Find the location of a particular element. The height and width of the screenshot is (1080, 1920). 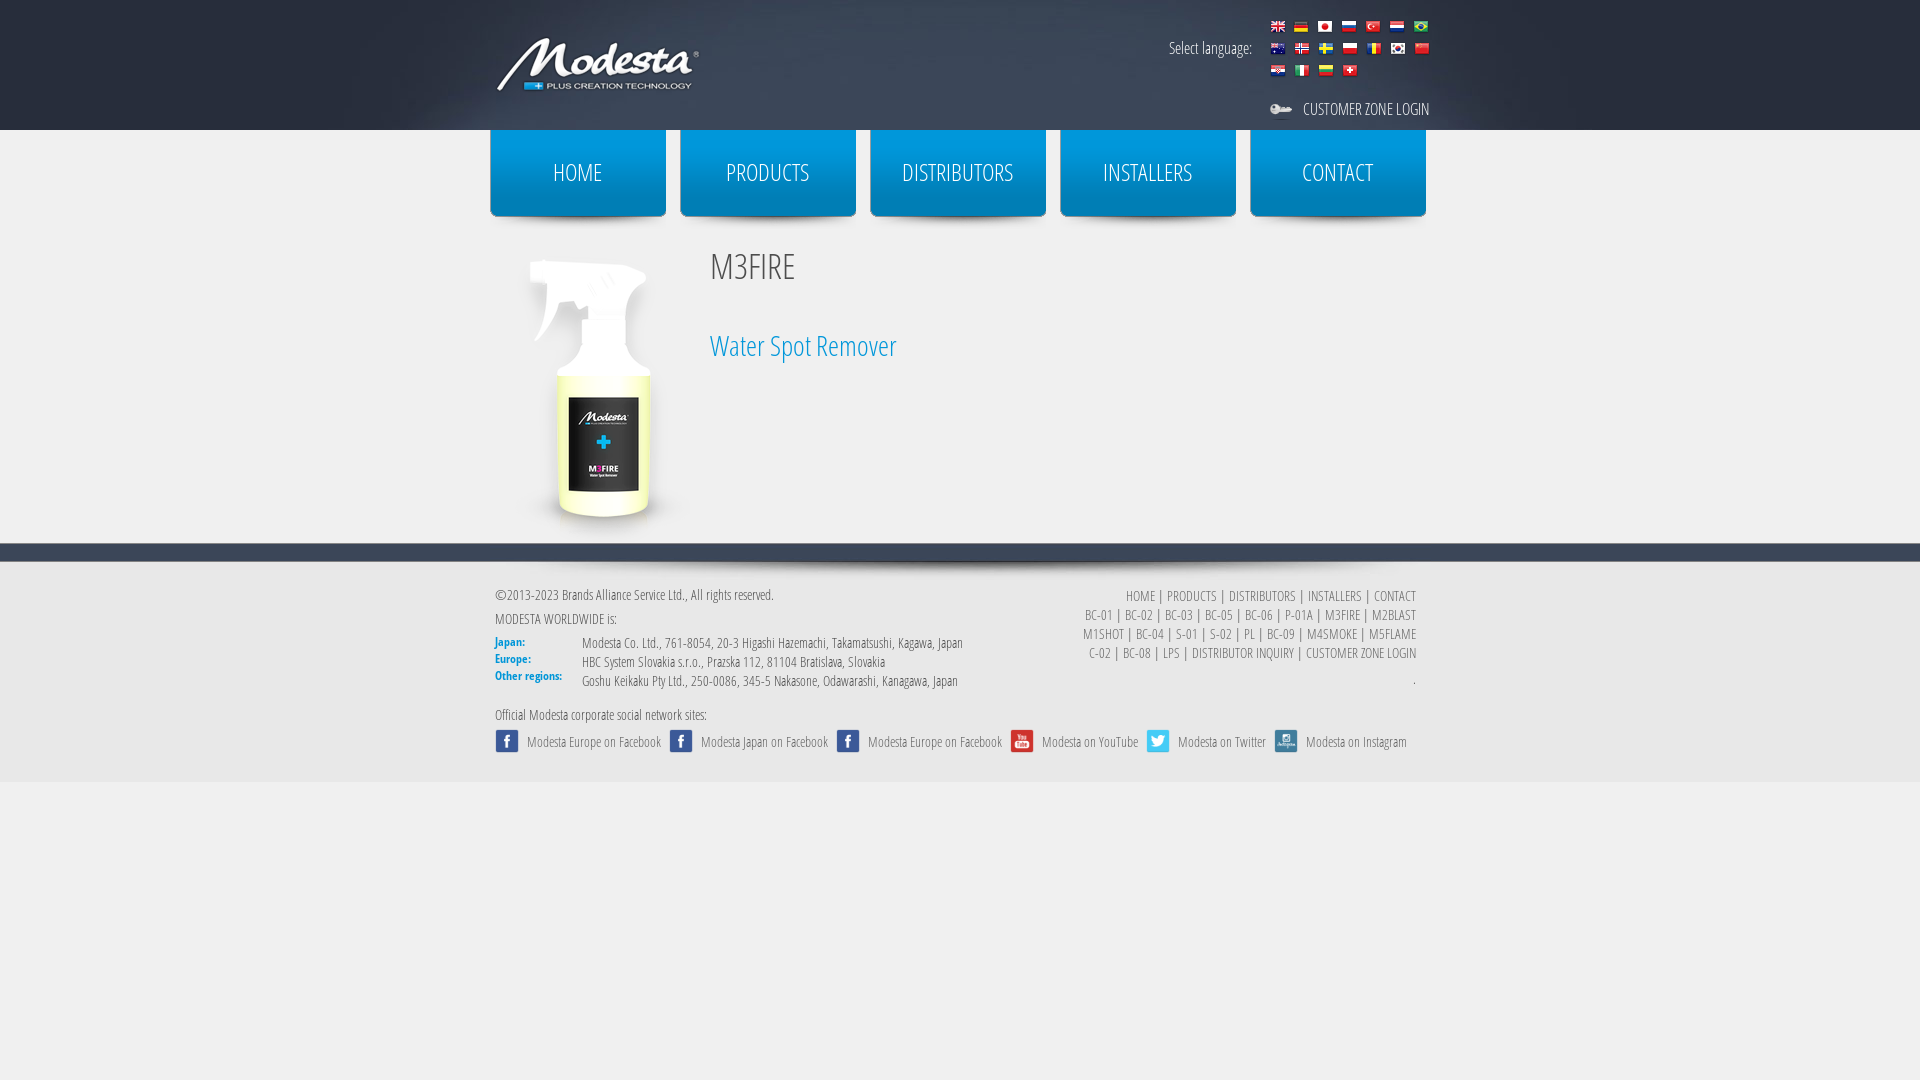

'DISTRIBUTORS' is located at coordinates (1261, 594).